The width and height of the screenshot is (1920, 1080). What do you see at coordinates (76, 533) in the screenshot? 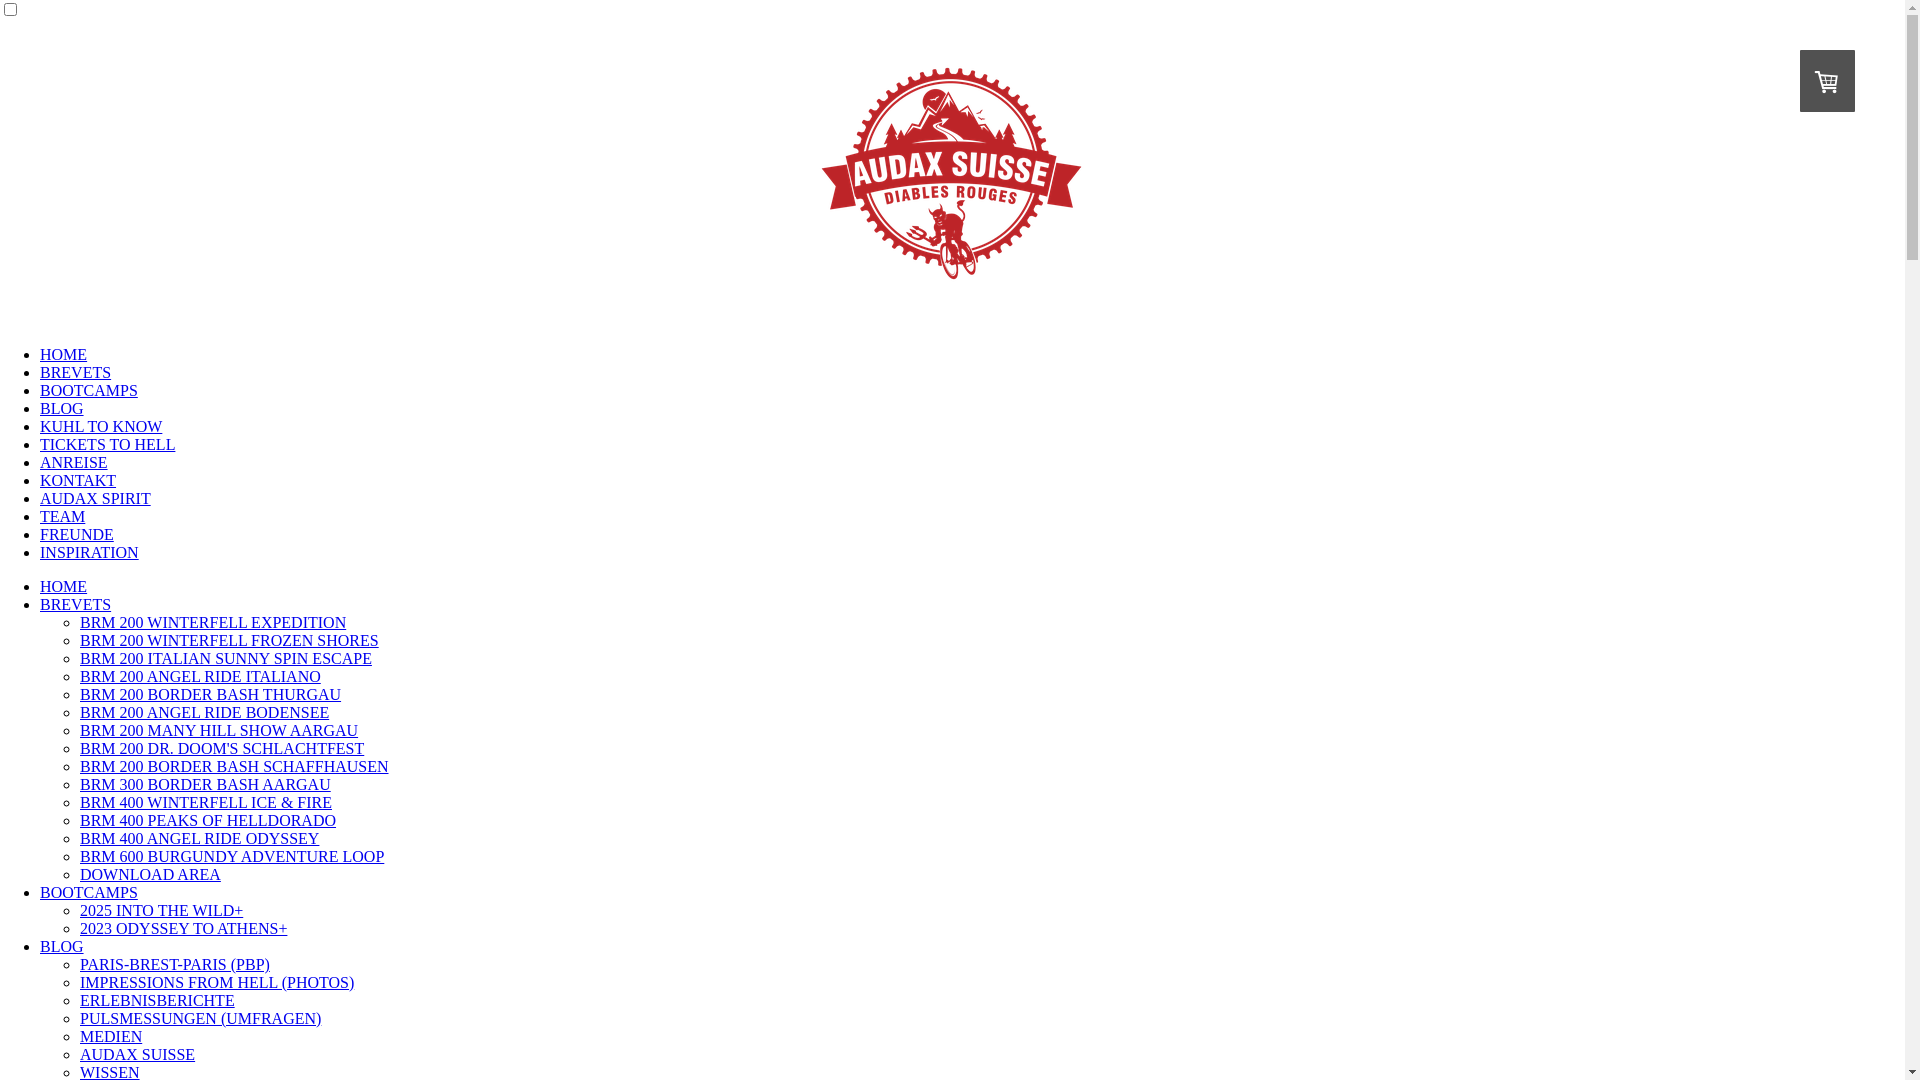
I see `'FREUNDE'` at bounding box center [76, 533].